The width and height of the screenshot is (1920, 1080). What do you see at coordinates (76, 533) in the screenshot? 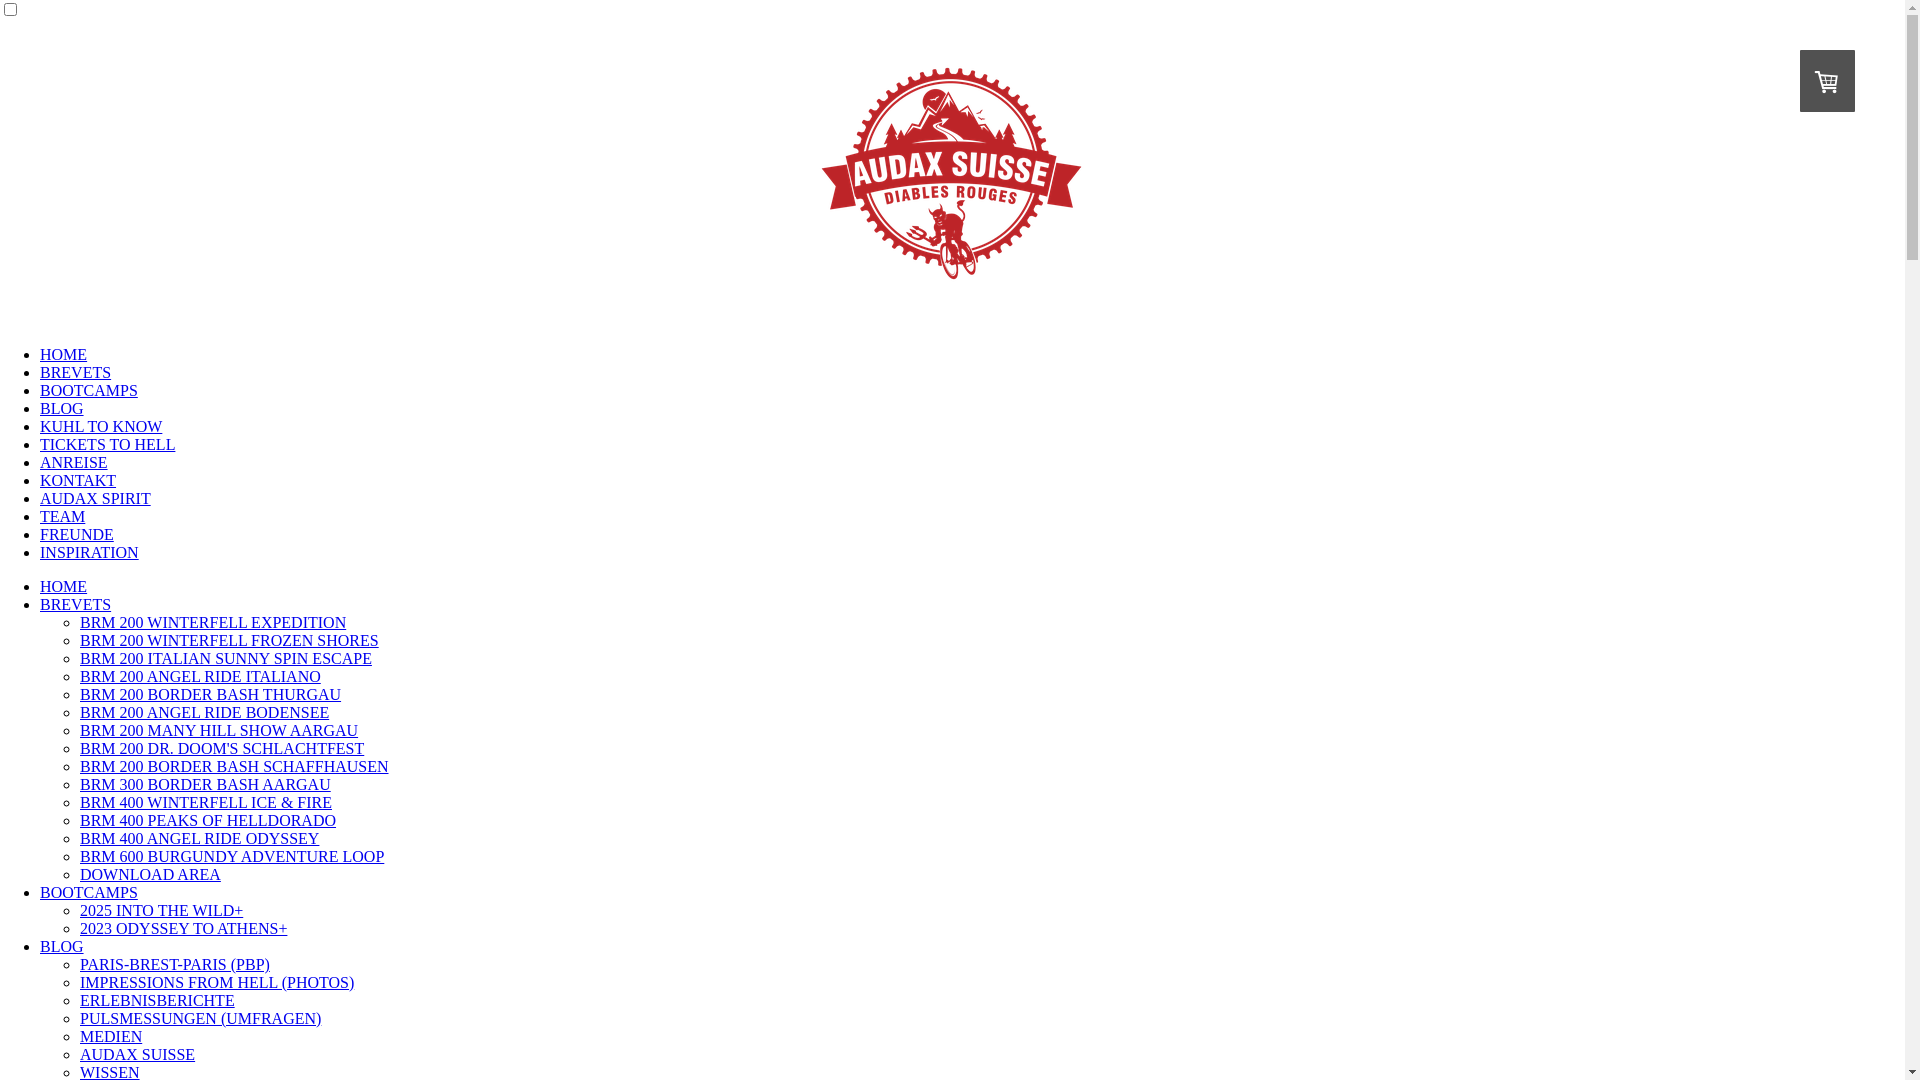
I see `'FREUNDE'` at bounding box center [76, 533].